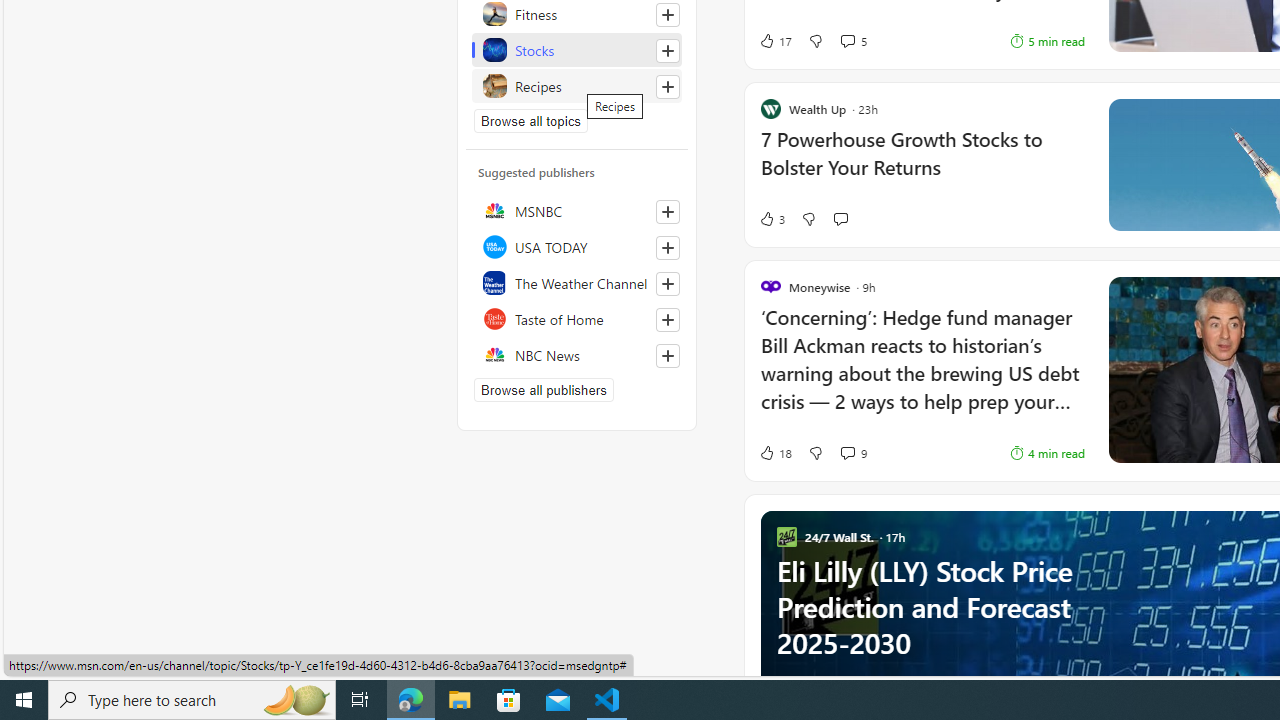 This screenshot has height=720, width=1280. Describe the element at coordinates (847, 41) in the screenshot. I see `'View comments 5 Comment'` at that location.